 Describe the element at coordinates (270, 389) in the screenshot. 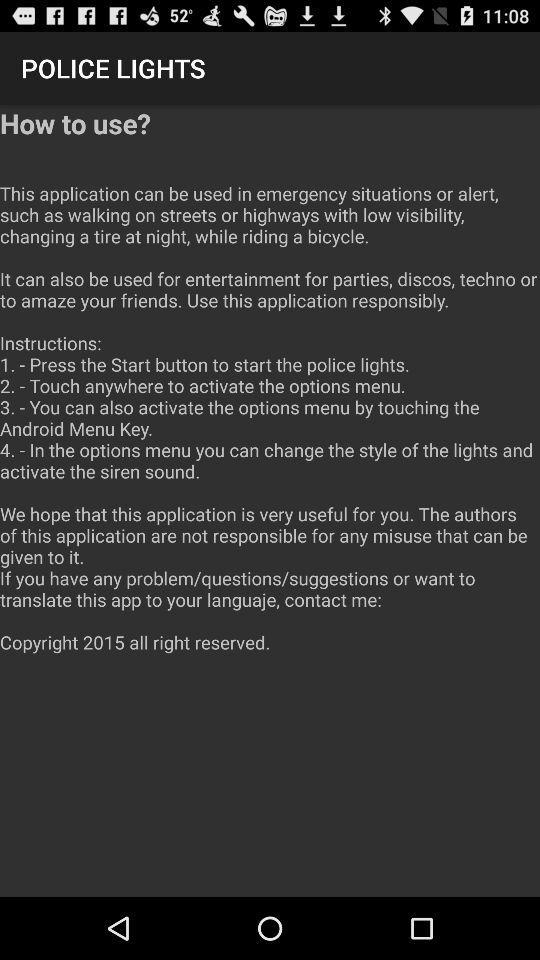

I see `icon at the center` at that location.